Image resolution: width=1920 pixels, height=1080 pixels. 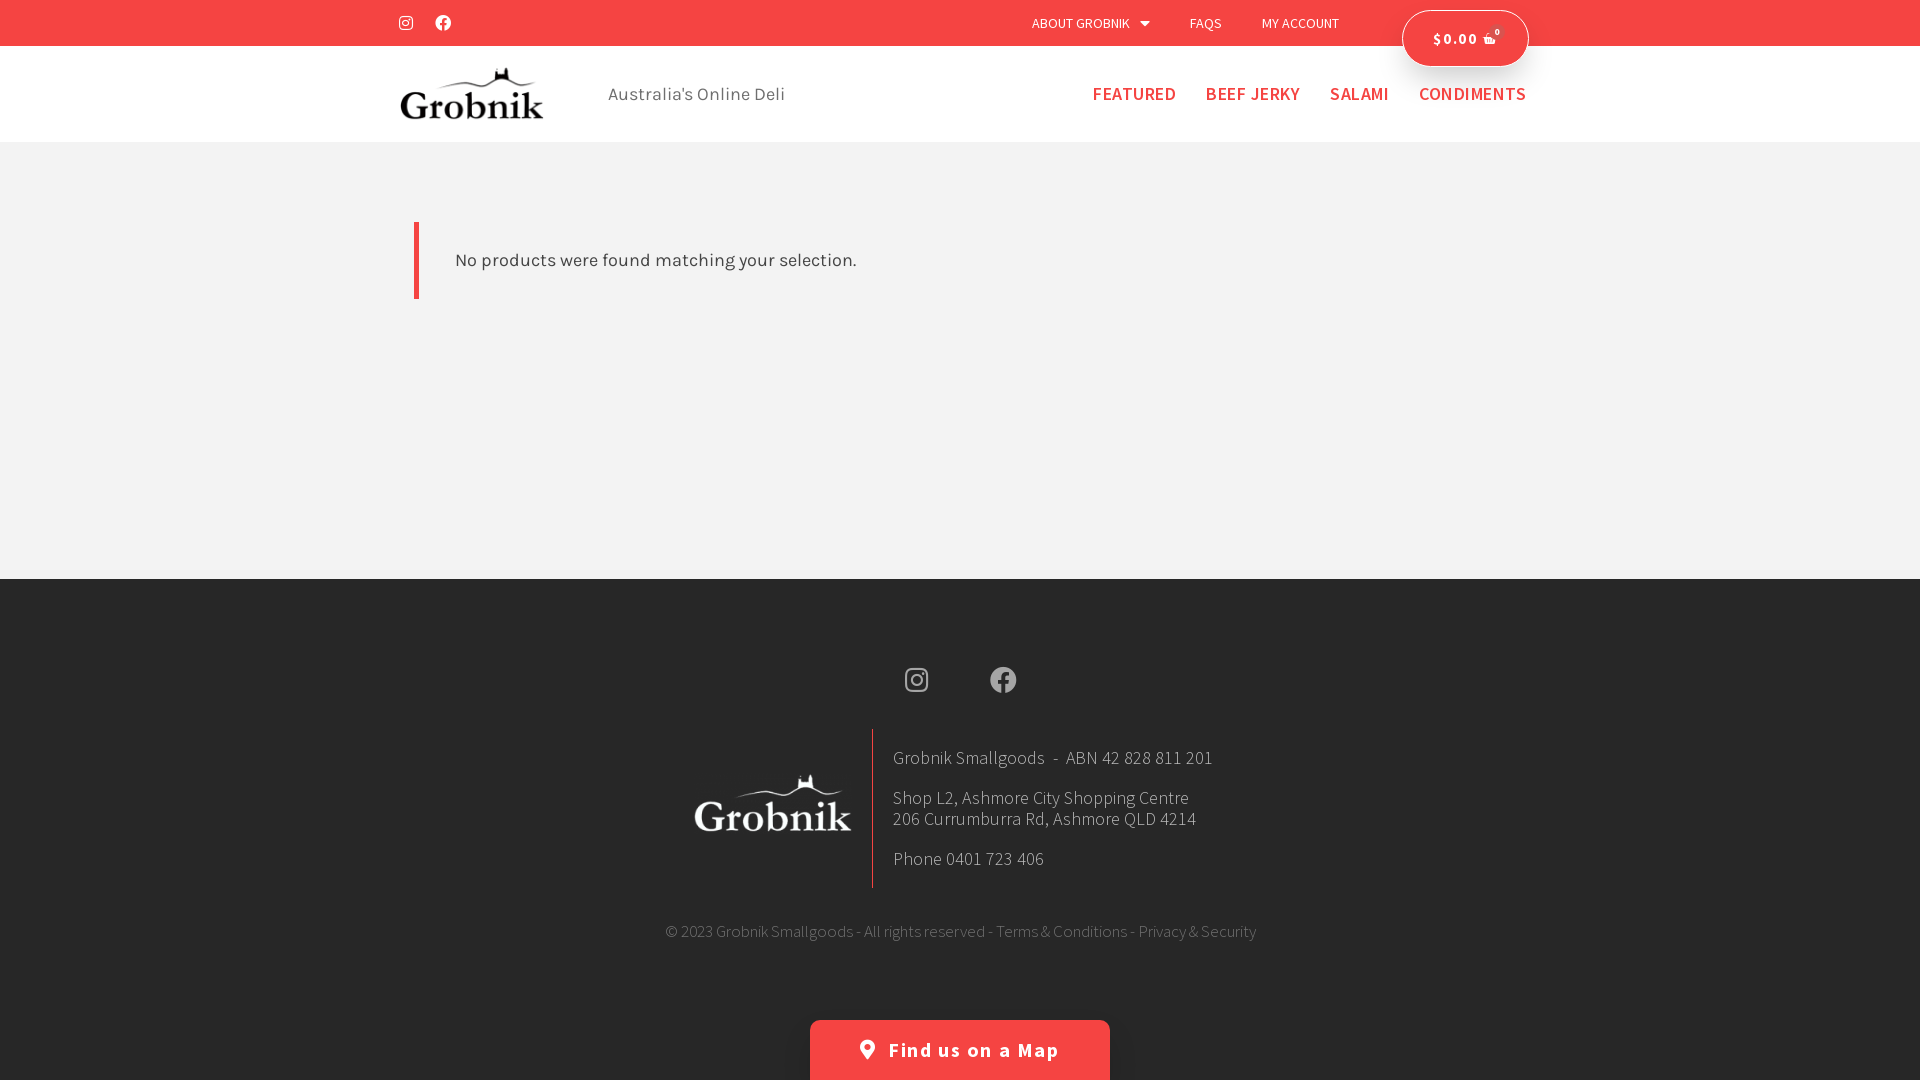 What do you see at coordinates (1012, 23) in the screenshot?
I see `'ABOUT GROBNIK'` at bounding box center [1012, 23].